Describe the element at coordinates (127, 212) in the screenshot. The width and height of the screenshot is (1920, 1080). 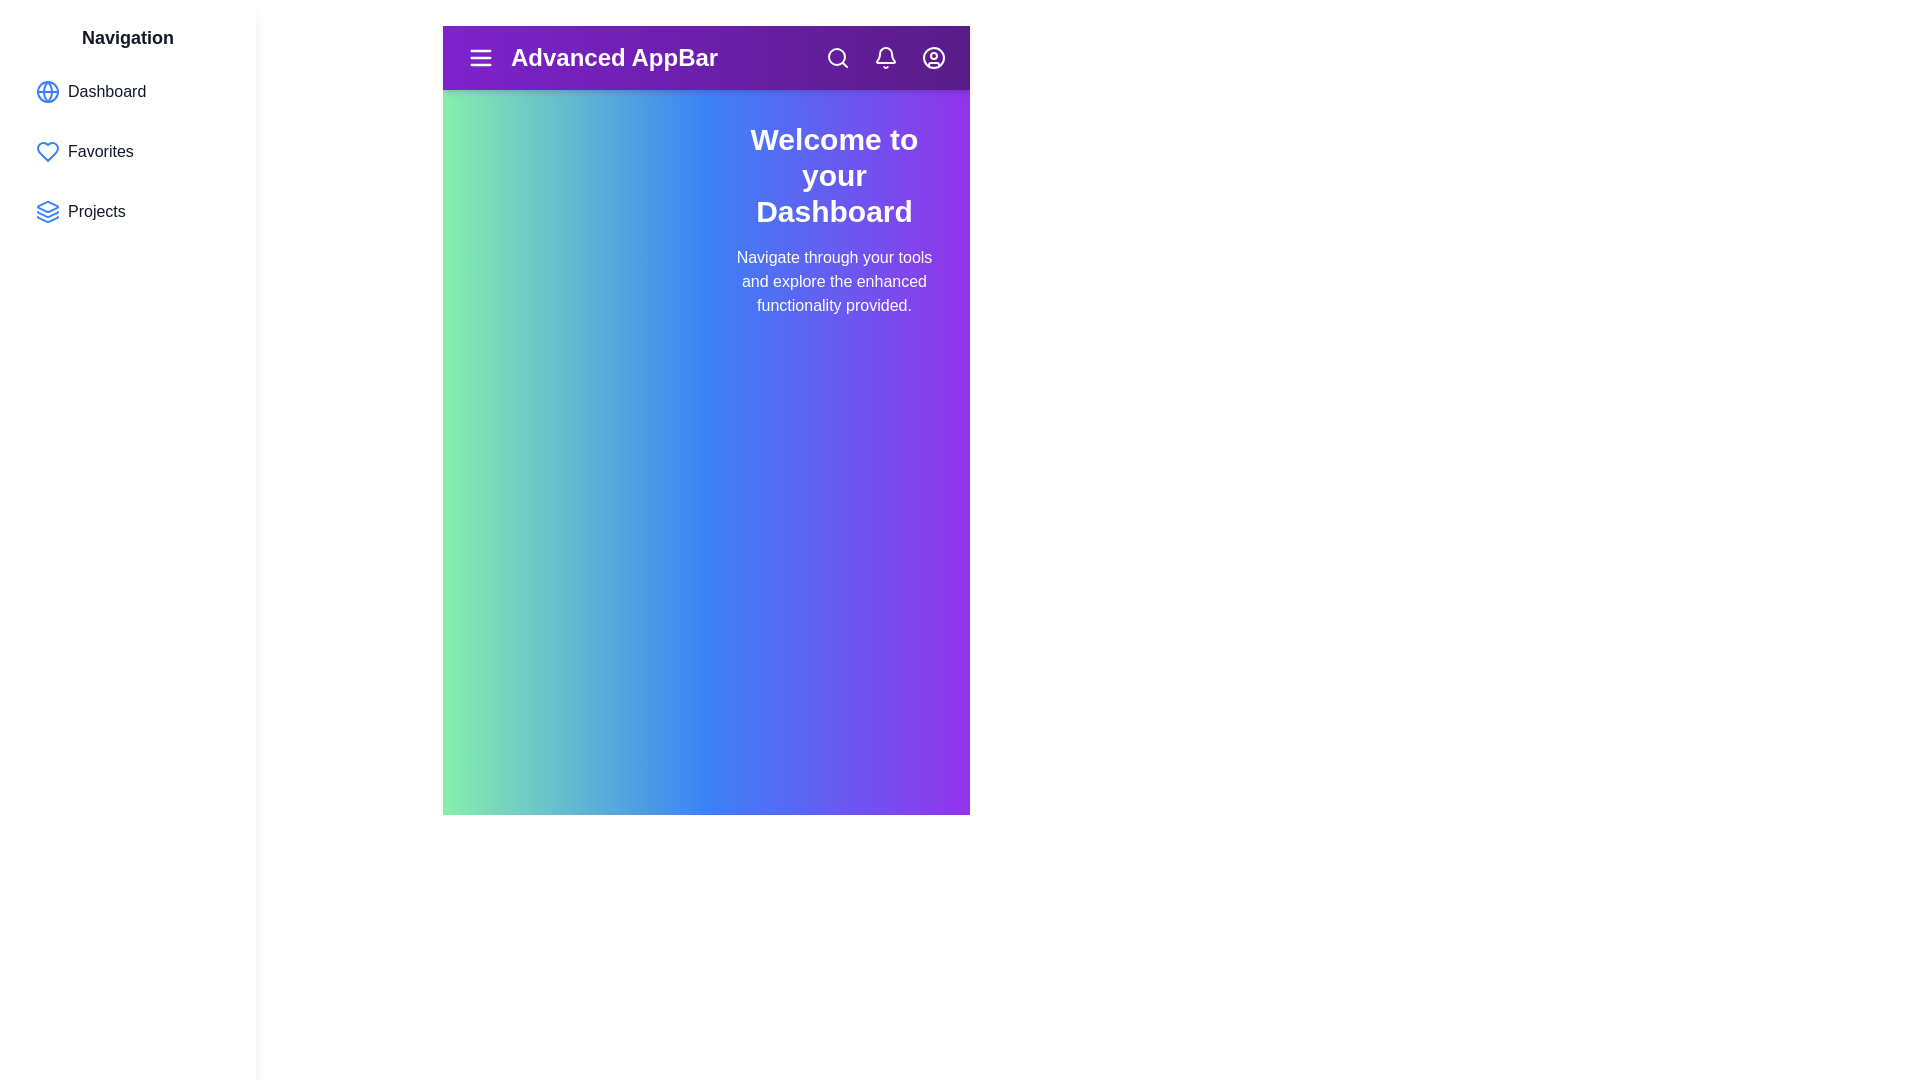
I see `the navigation item Projects` at that location.